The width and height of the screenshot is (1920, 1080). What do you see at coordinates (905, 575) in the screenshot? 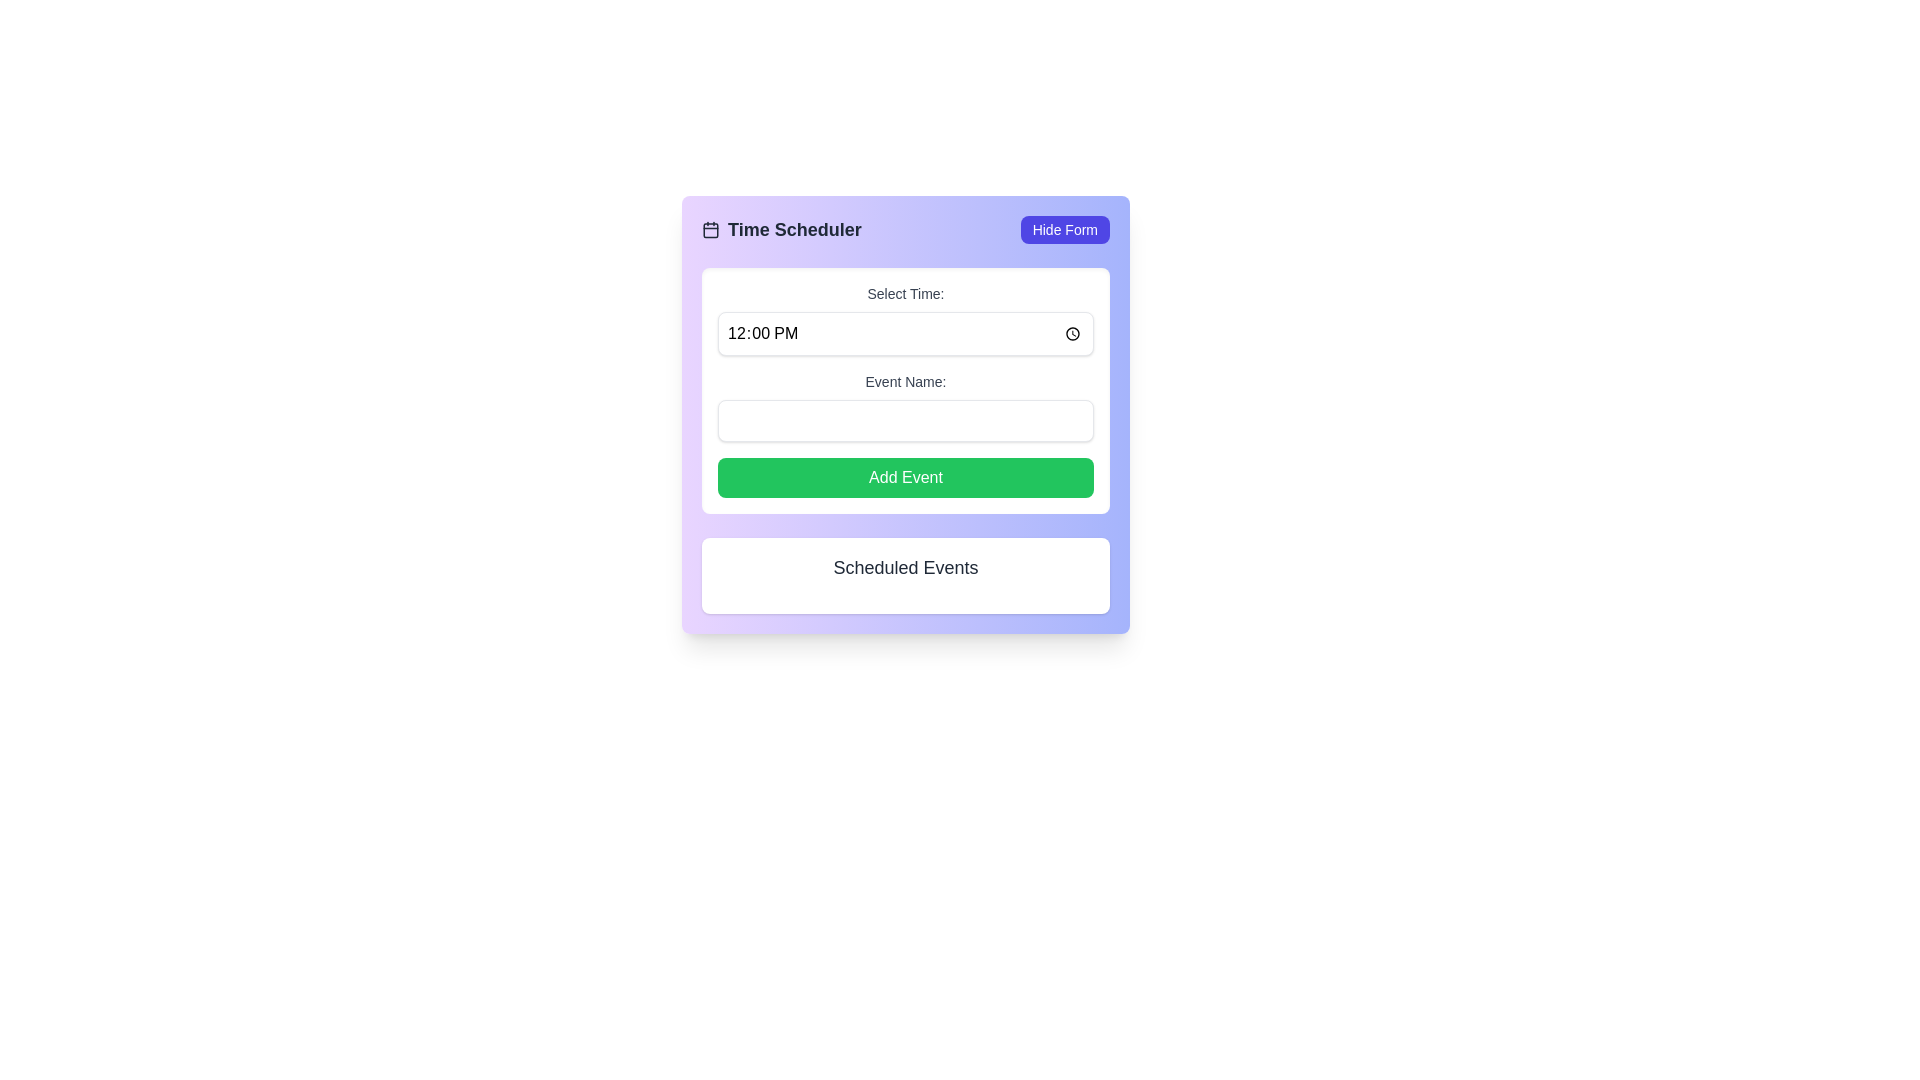
I see `the Text Display Box located at the bottom of the 'Time Scheduler' section, which contains information about scheduled events` at bounding box center [905, 575].